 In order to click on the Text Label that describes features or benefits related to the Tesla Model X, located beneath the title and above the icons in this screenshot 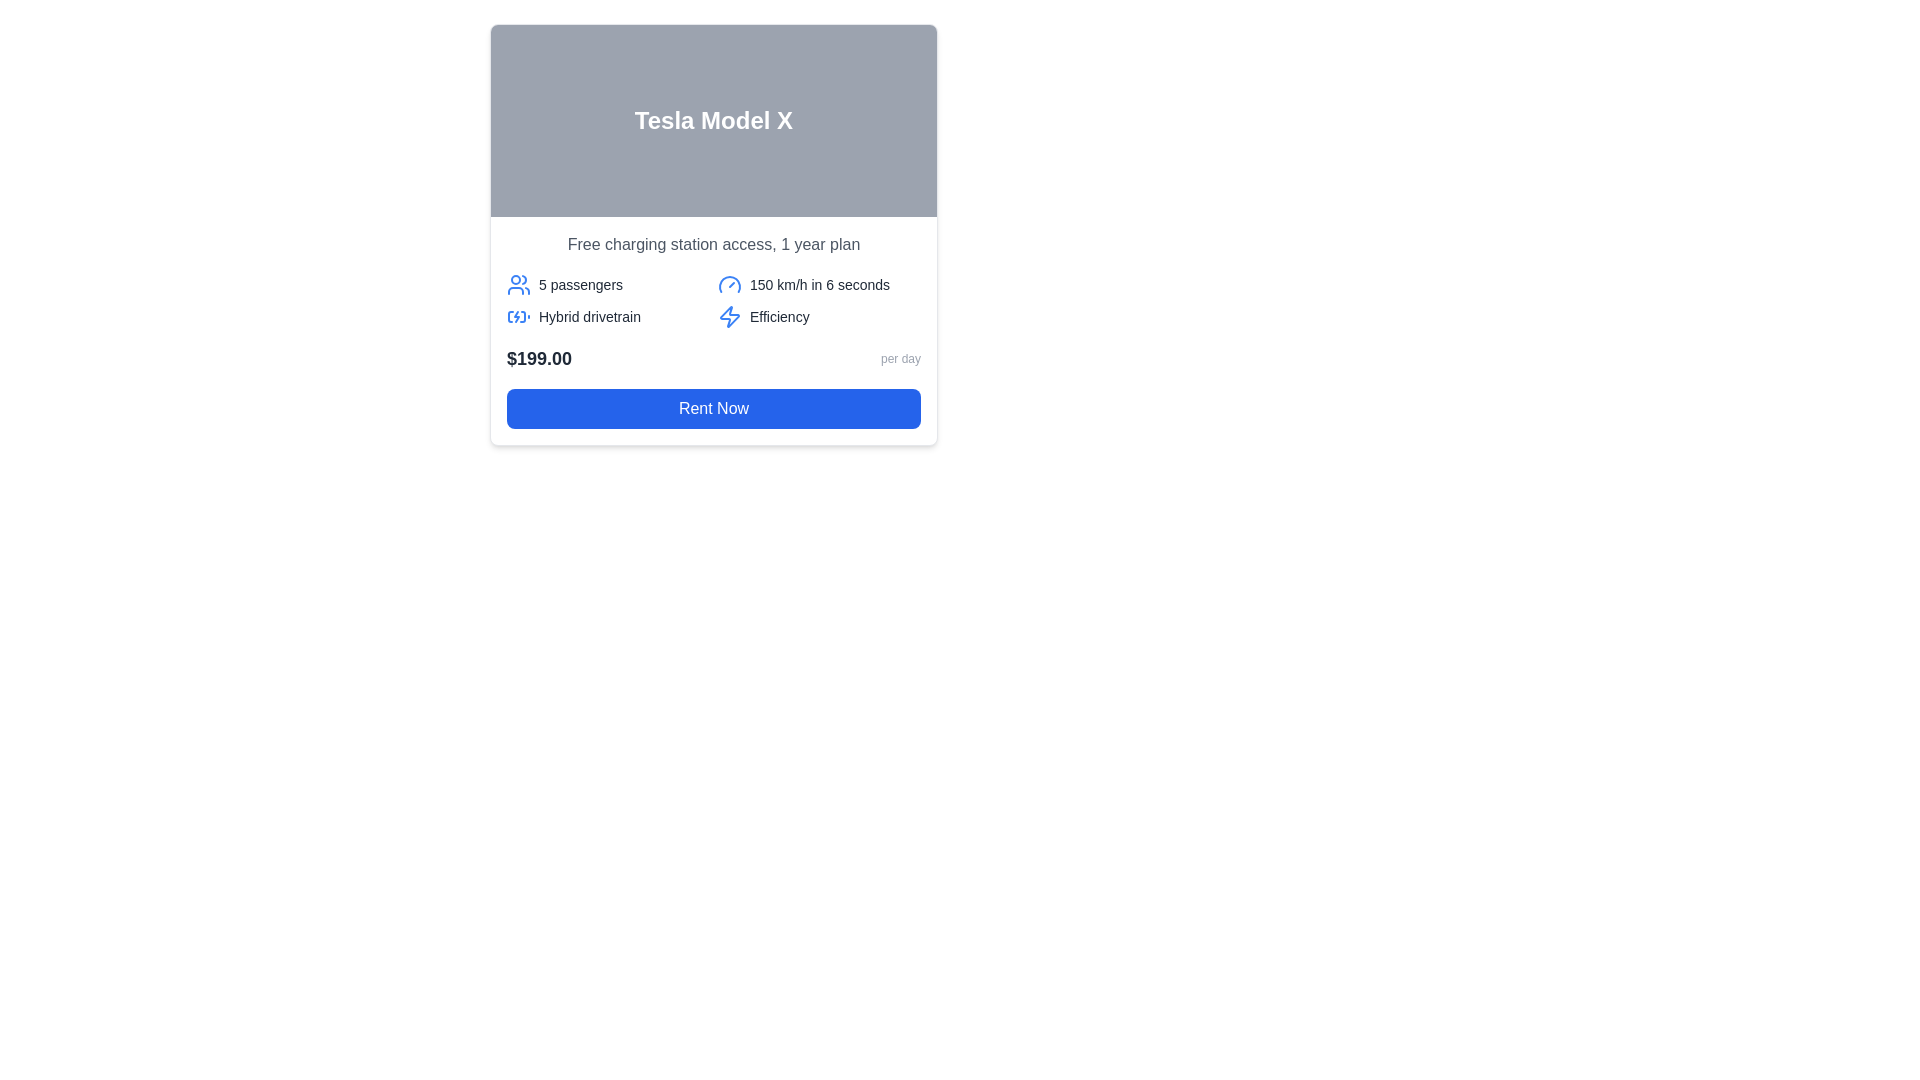, I will do `click(714, 244)`.